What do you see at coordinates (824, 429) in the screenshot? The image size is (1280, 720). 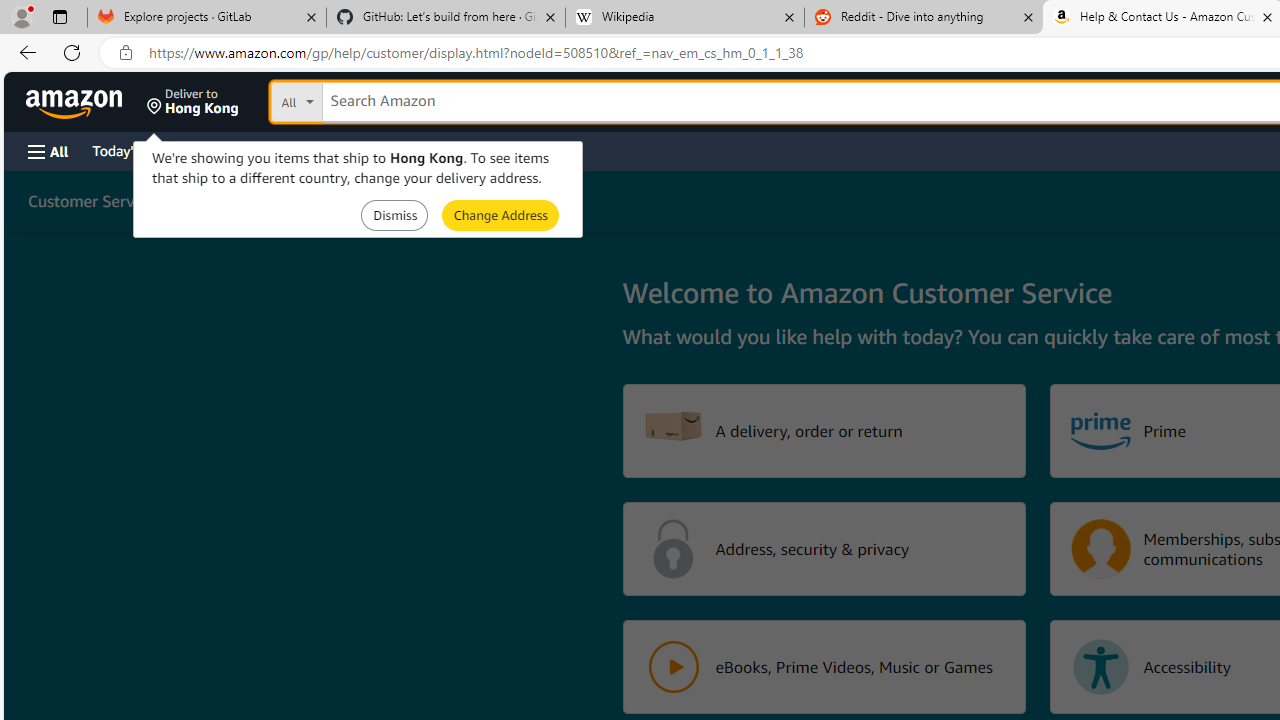 I see `'A delivery, order or return'` at bounding box center [824, 429].